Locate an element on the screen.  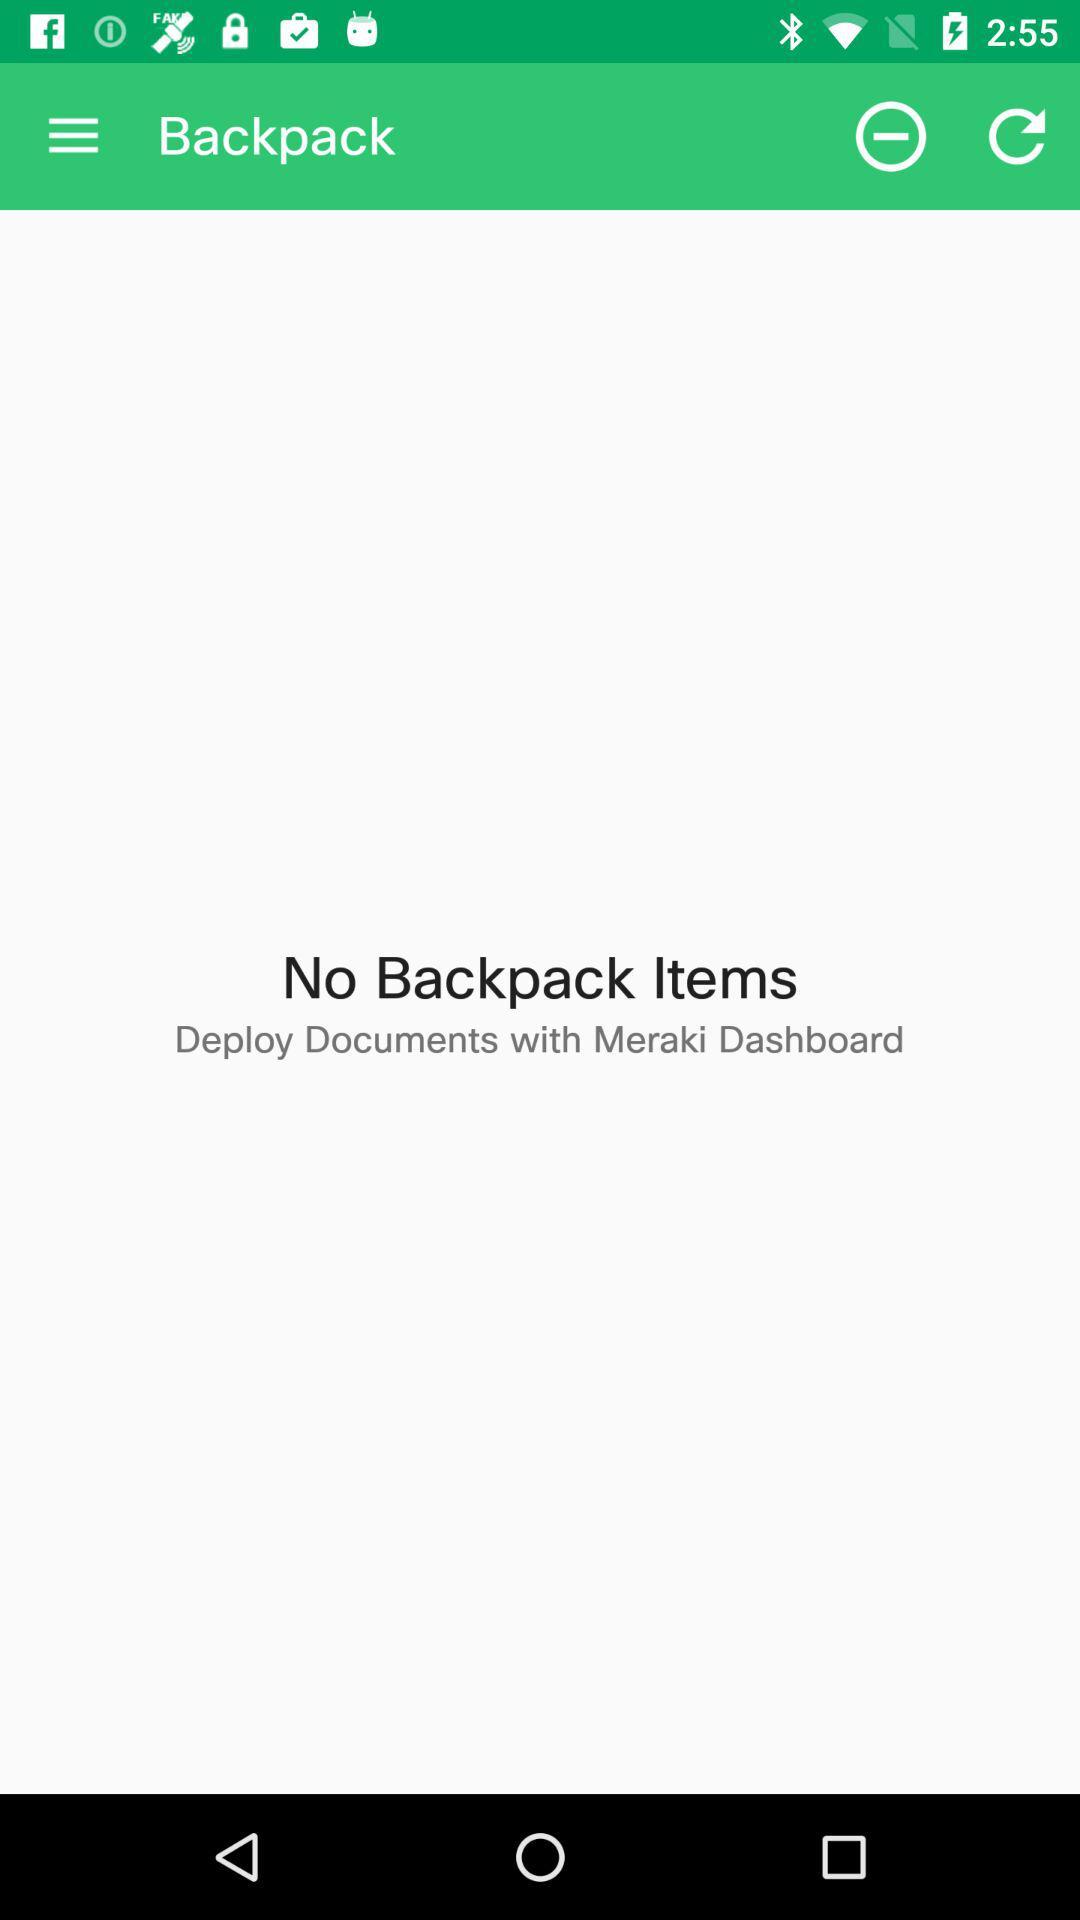
app next to backpack icon is located at coordinates (72, 135).